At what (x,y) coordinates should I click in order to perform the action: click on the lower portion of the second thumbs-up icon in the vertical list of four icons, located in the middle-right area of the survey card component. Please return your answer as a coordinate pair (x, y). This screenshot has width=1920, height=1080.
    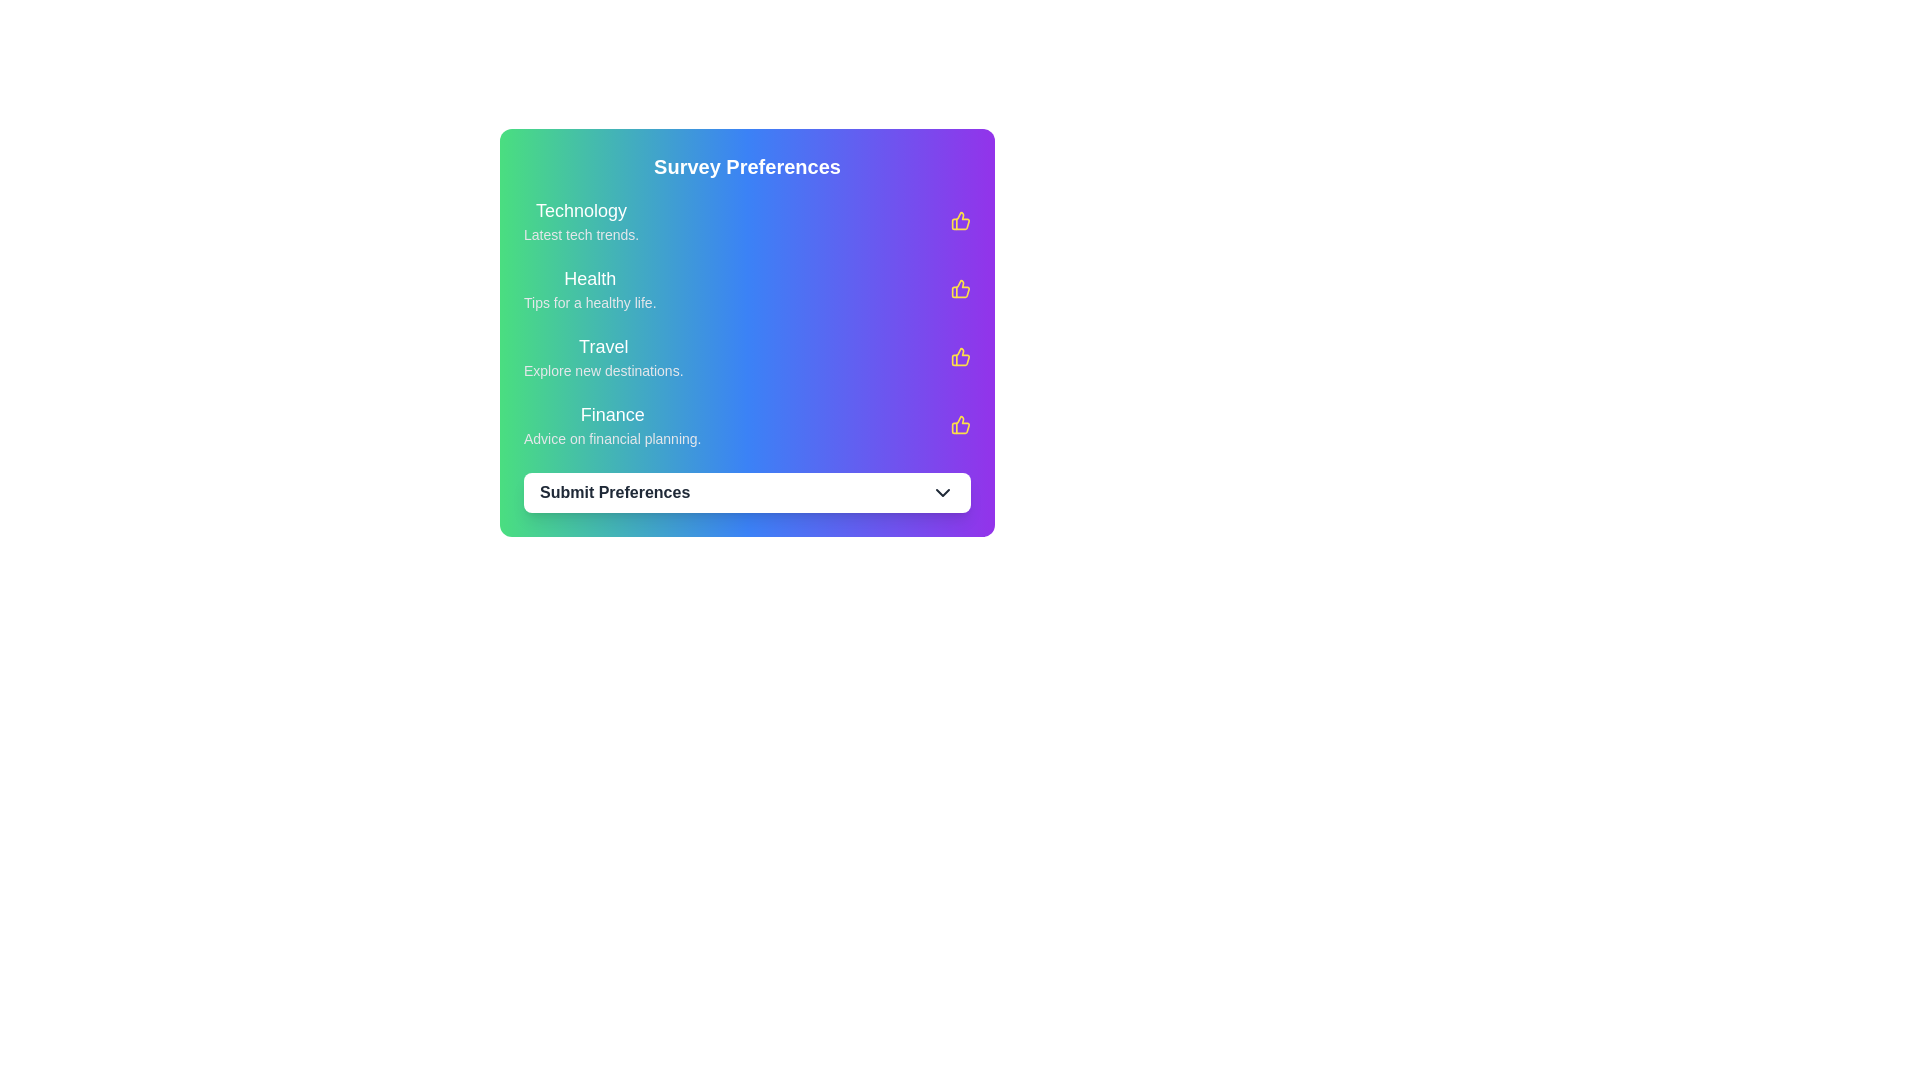
    Looking at the image, I should click on (960, 289).